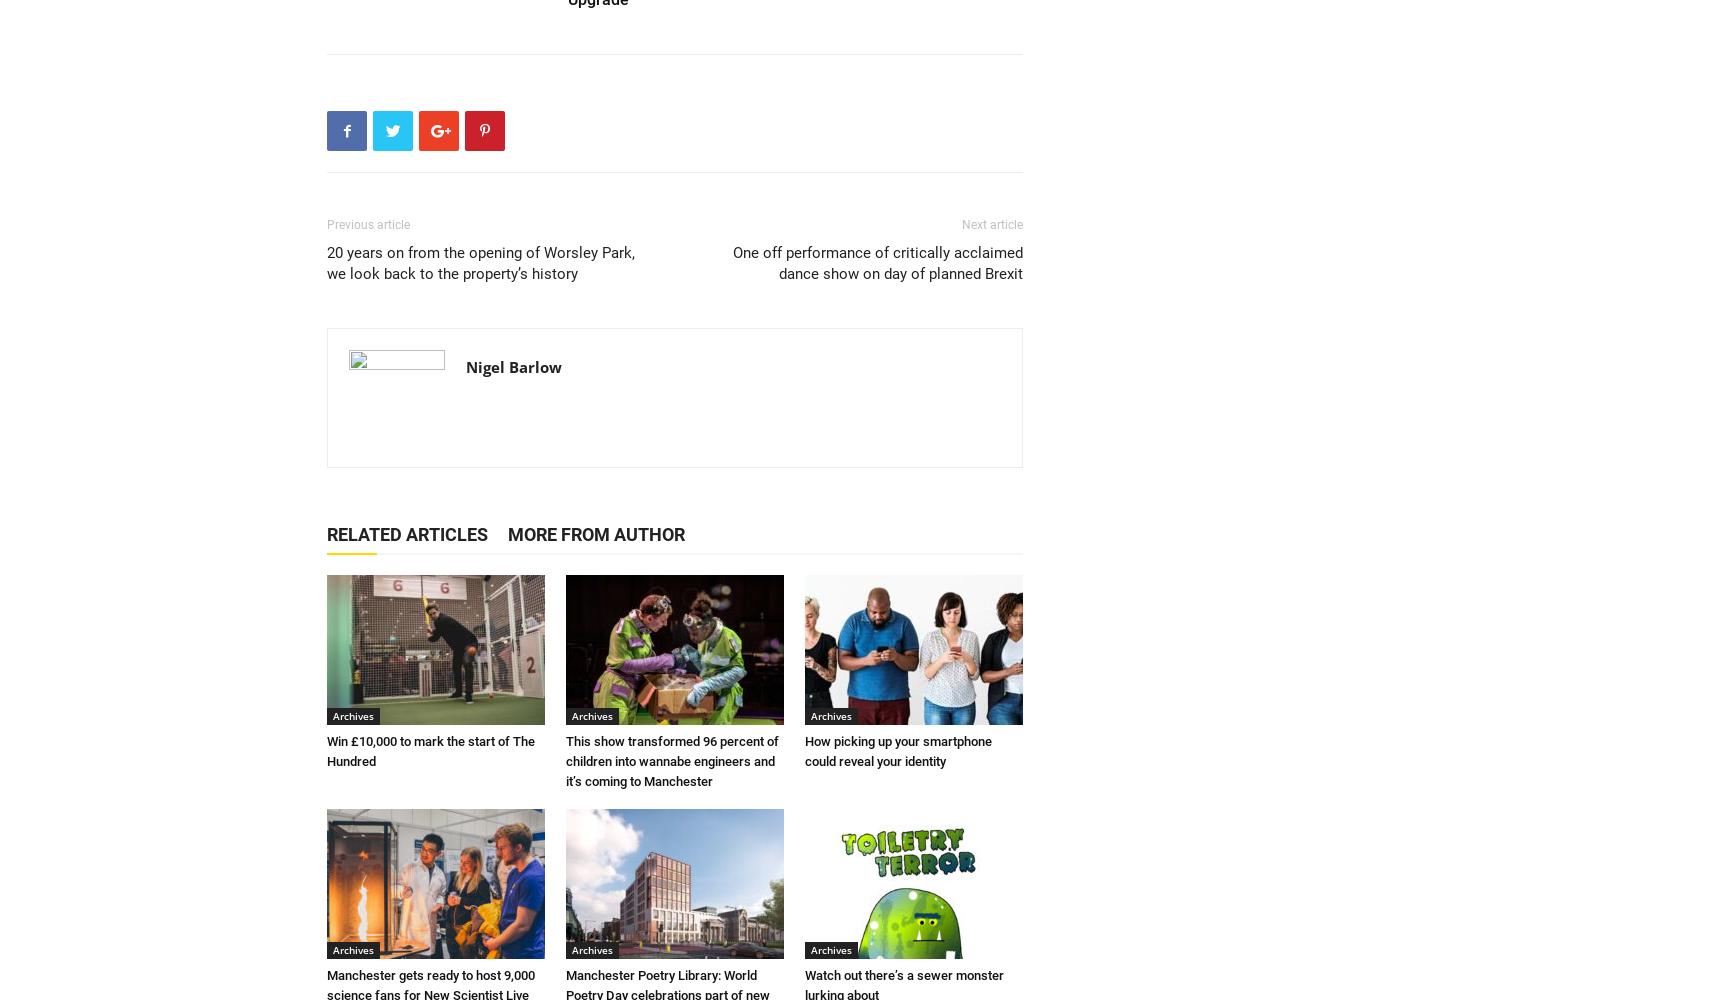 The image size is (1722, 1000). Describe the element at coordinates (479, 263) in the screenshot. I see `'20 years on from the opening of Worsley Park, we look back to the property’s history'` at that location.